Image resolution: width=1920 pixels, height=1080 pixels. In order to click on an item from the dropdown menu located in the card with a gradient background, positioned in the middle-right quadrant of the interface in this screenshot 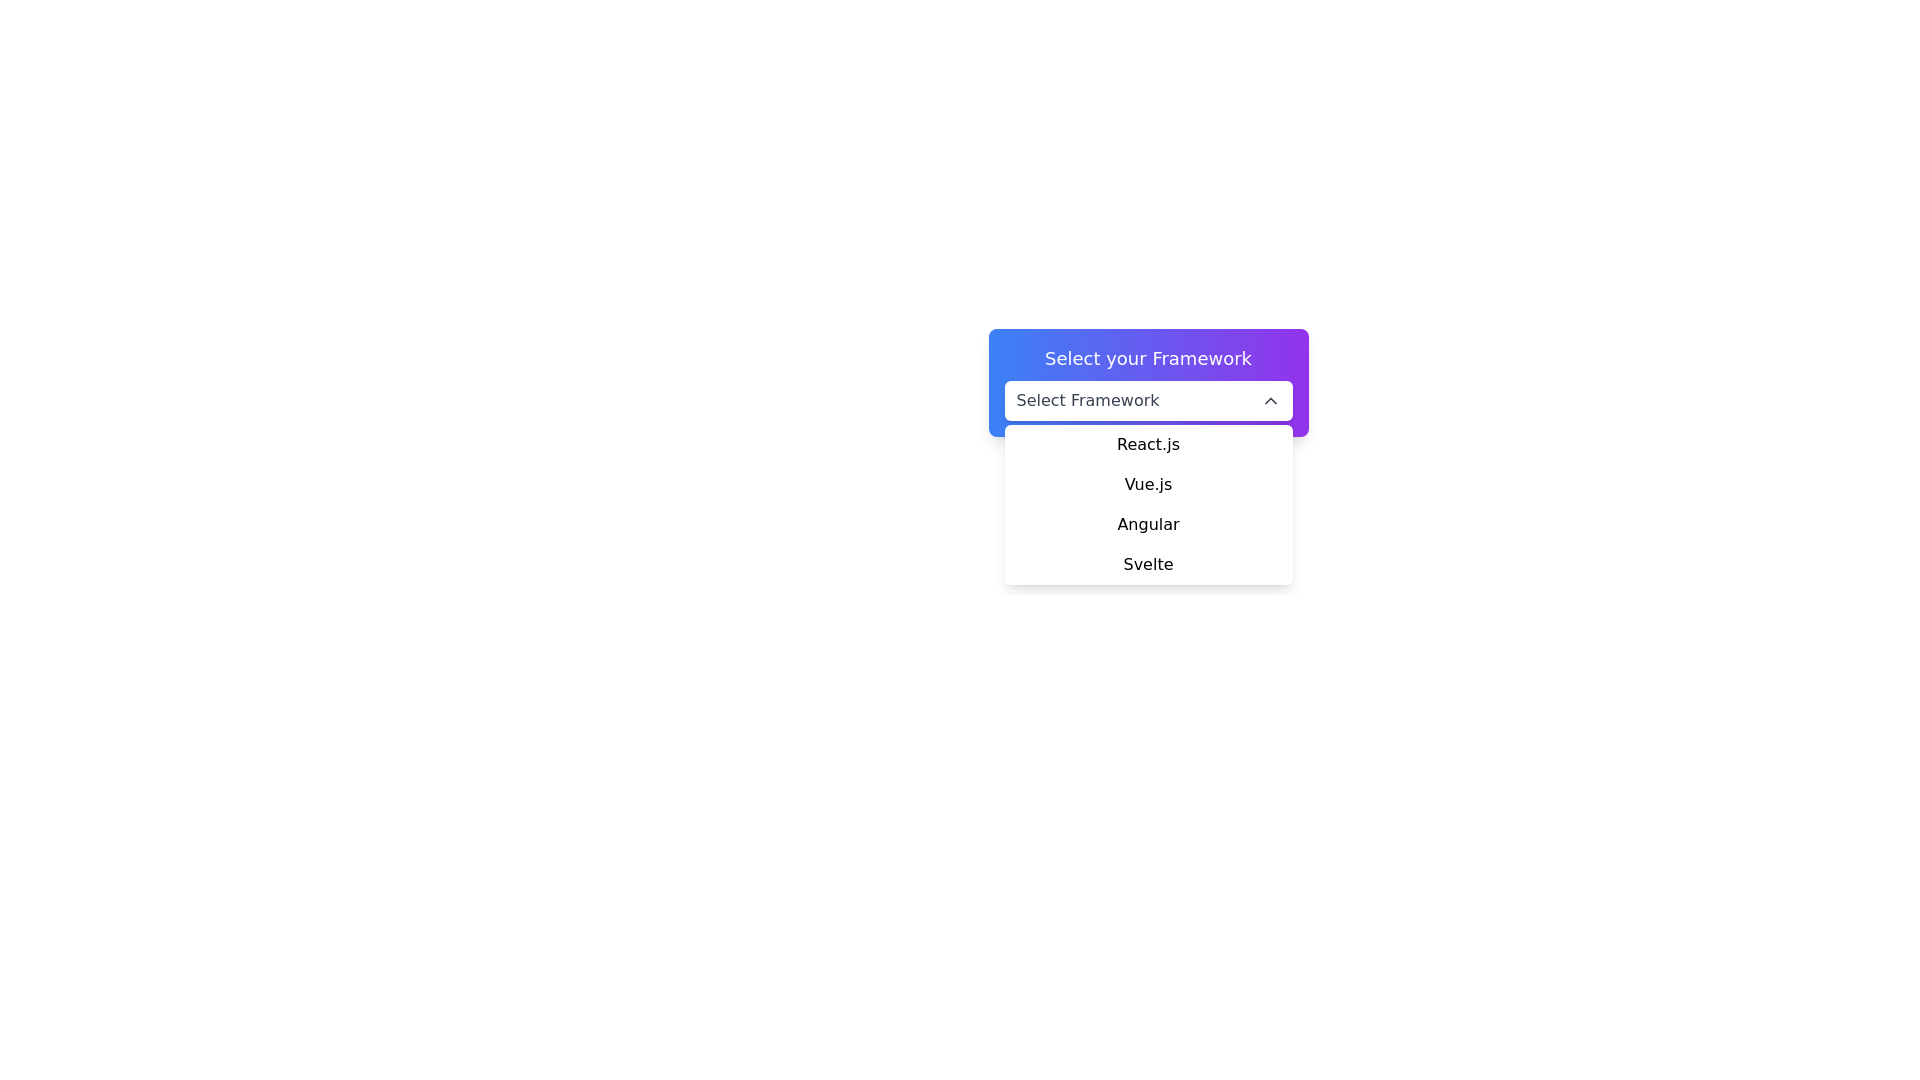, I will do `click(1148, 382)`.